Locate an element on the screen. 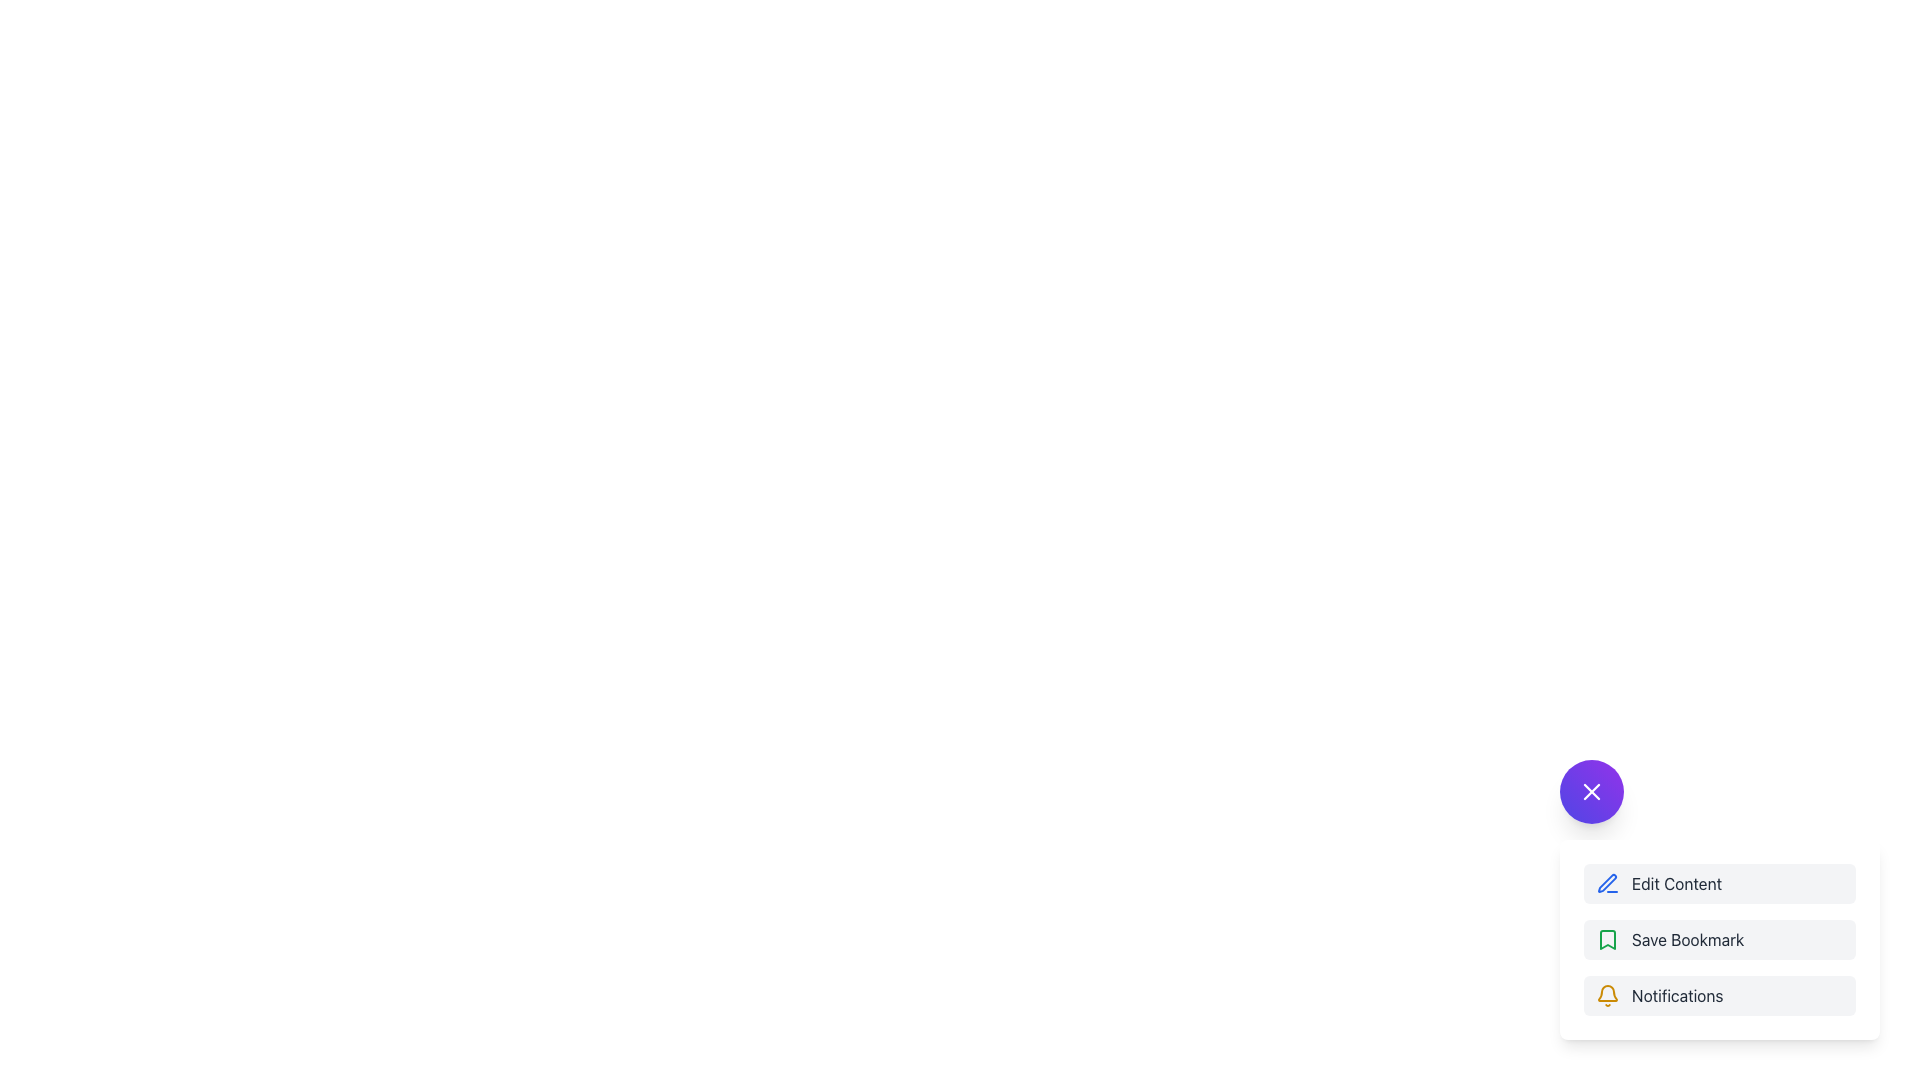 The image size is (1920, 1080). the 'Save Bookmark' text label is located at coordinates (1687, 940).